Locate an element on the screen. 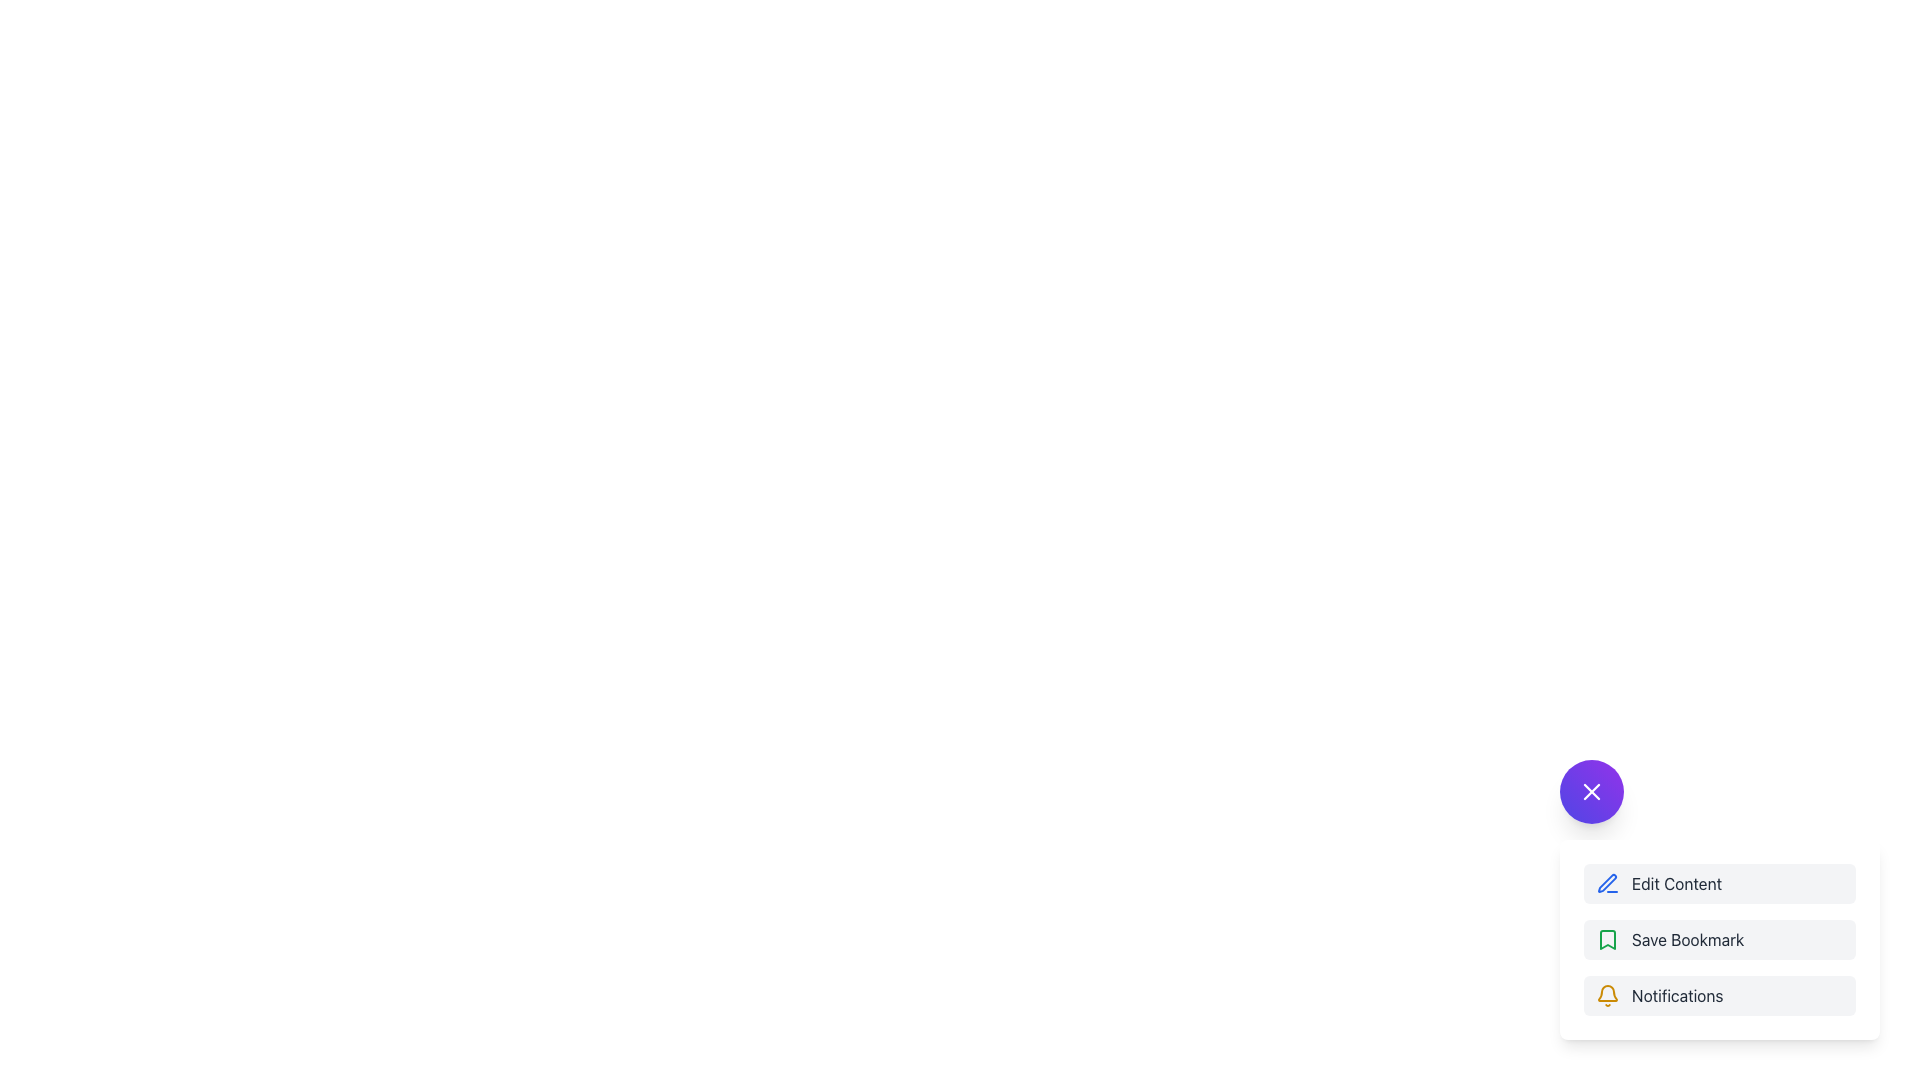 The image size is (1920, 1080). the 'Save Bookmark' text label is located at coordinates (1687, 940).